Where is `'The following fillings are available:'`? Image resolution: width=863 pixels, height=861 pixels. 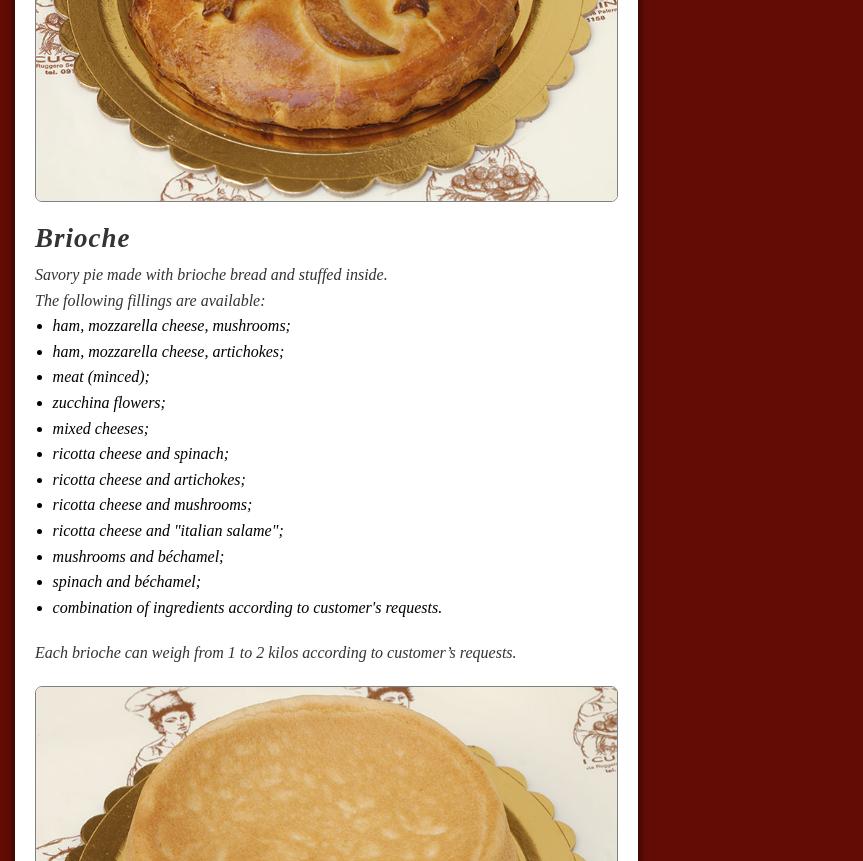
'The following fillings are available:' is located at coordinates (148, 299).